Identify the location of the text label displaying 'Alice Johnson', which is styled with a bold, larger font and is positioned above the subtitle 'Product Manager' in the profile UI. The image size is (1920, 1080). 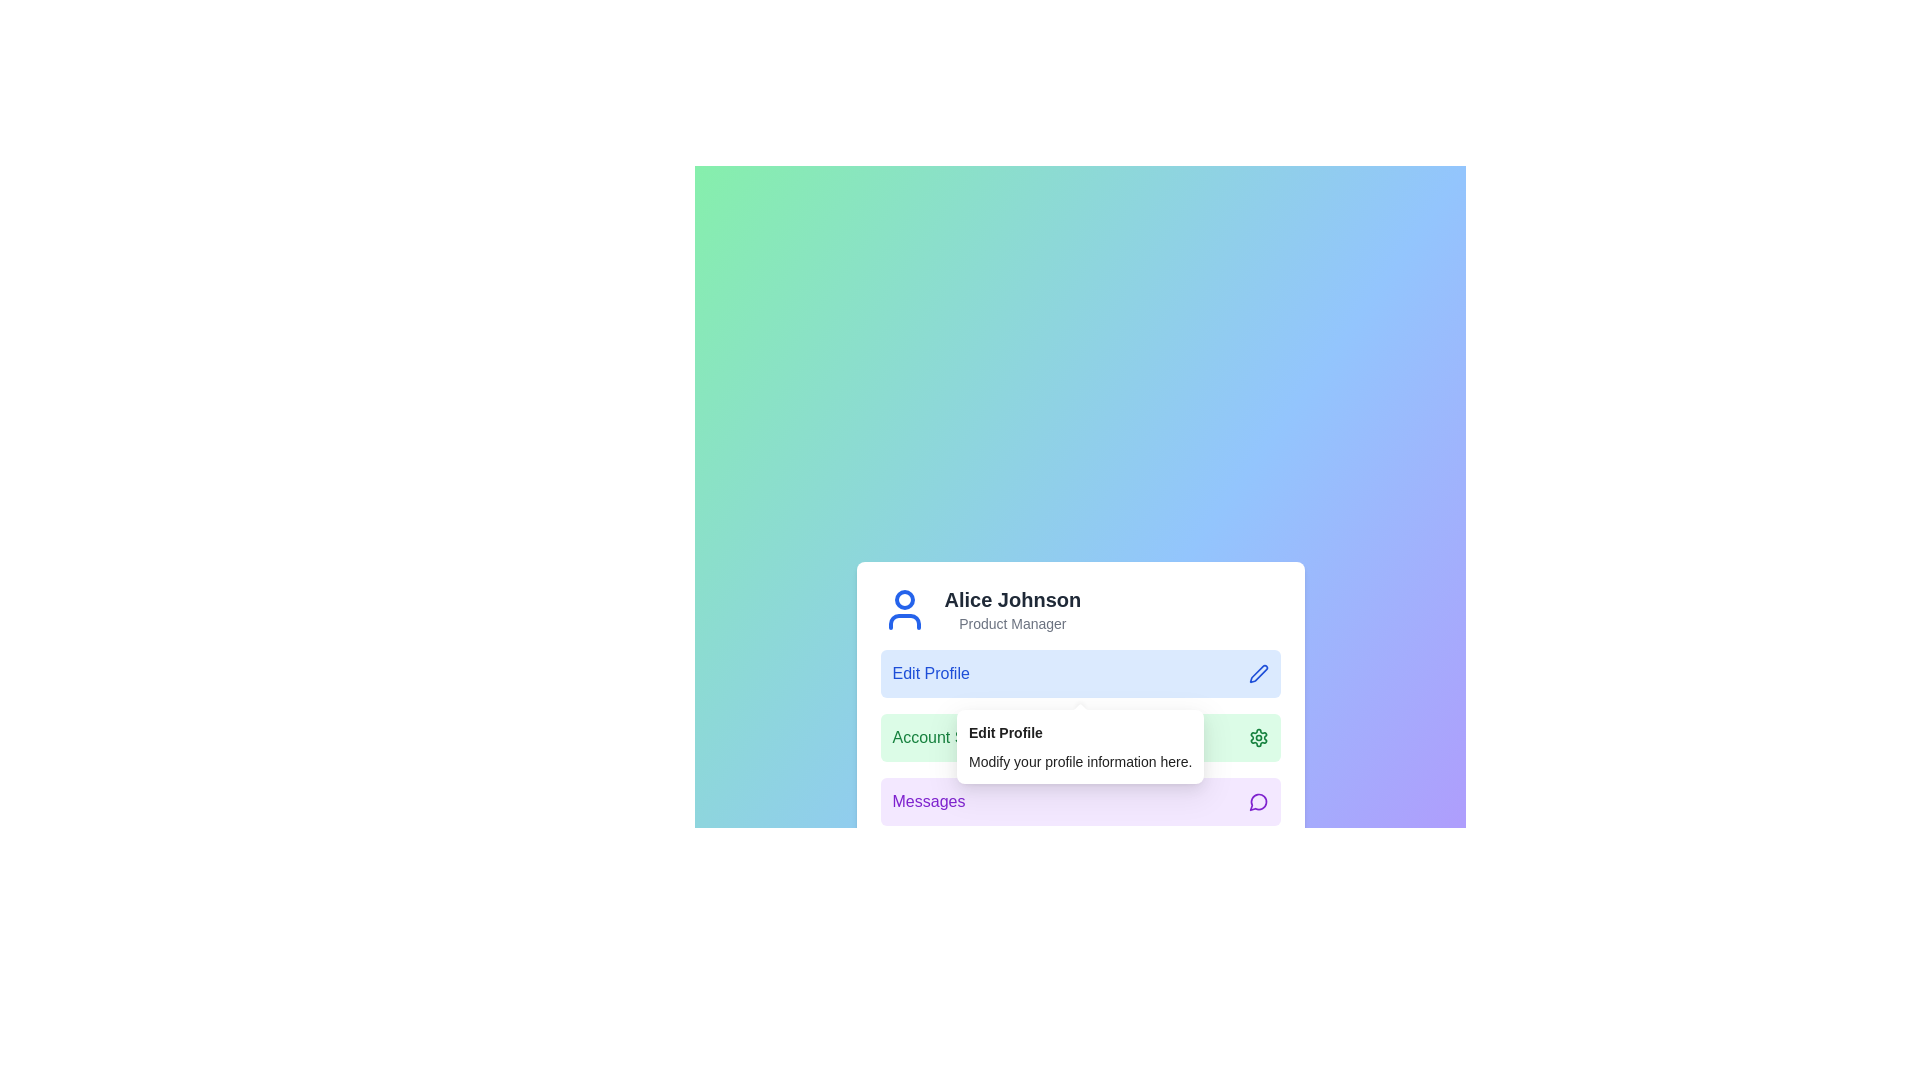
(1012, 599).